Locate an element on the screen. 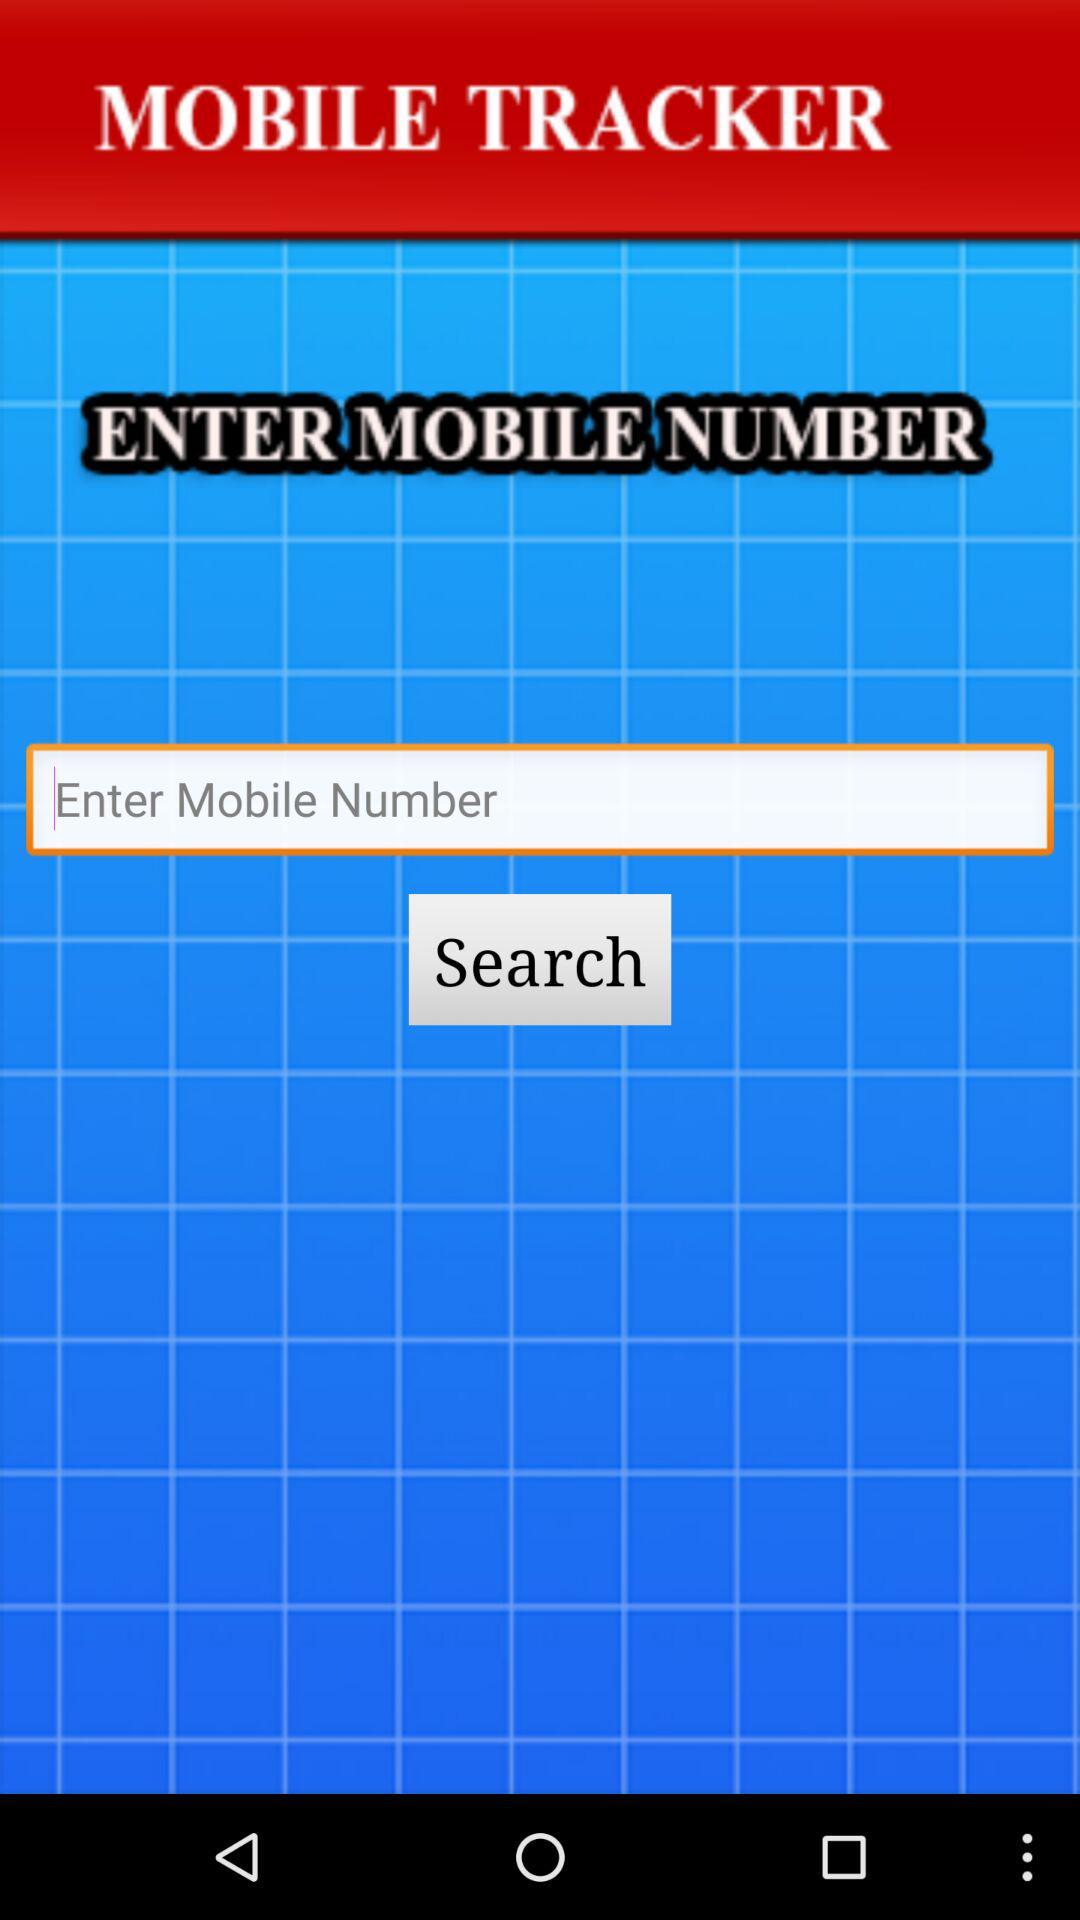 This screenshot has width=1080, height=1920. type bthe name is located at coordinates (540, 804).